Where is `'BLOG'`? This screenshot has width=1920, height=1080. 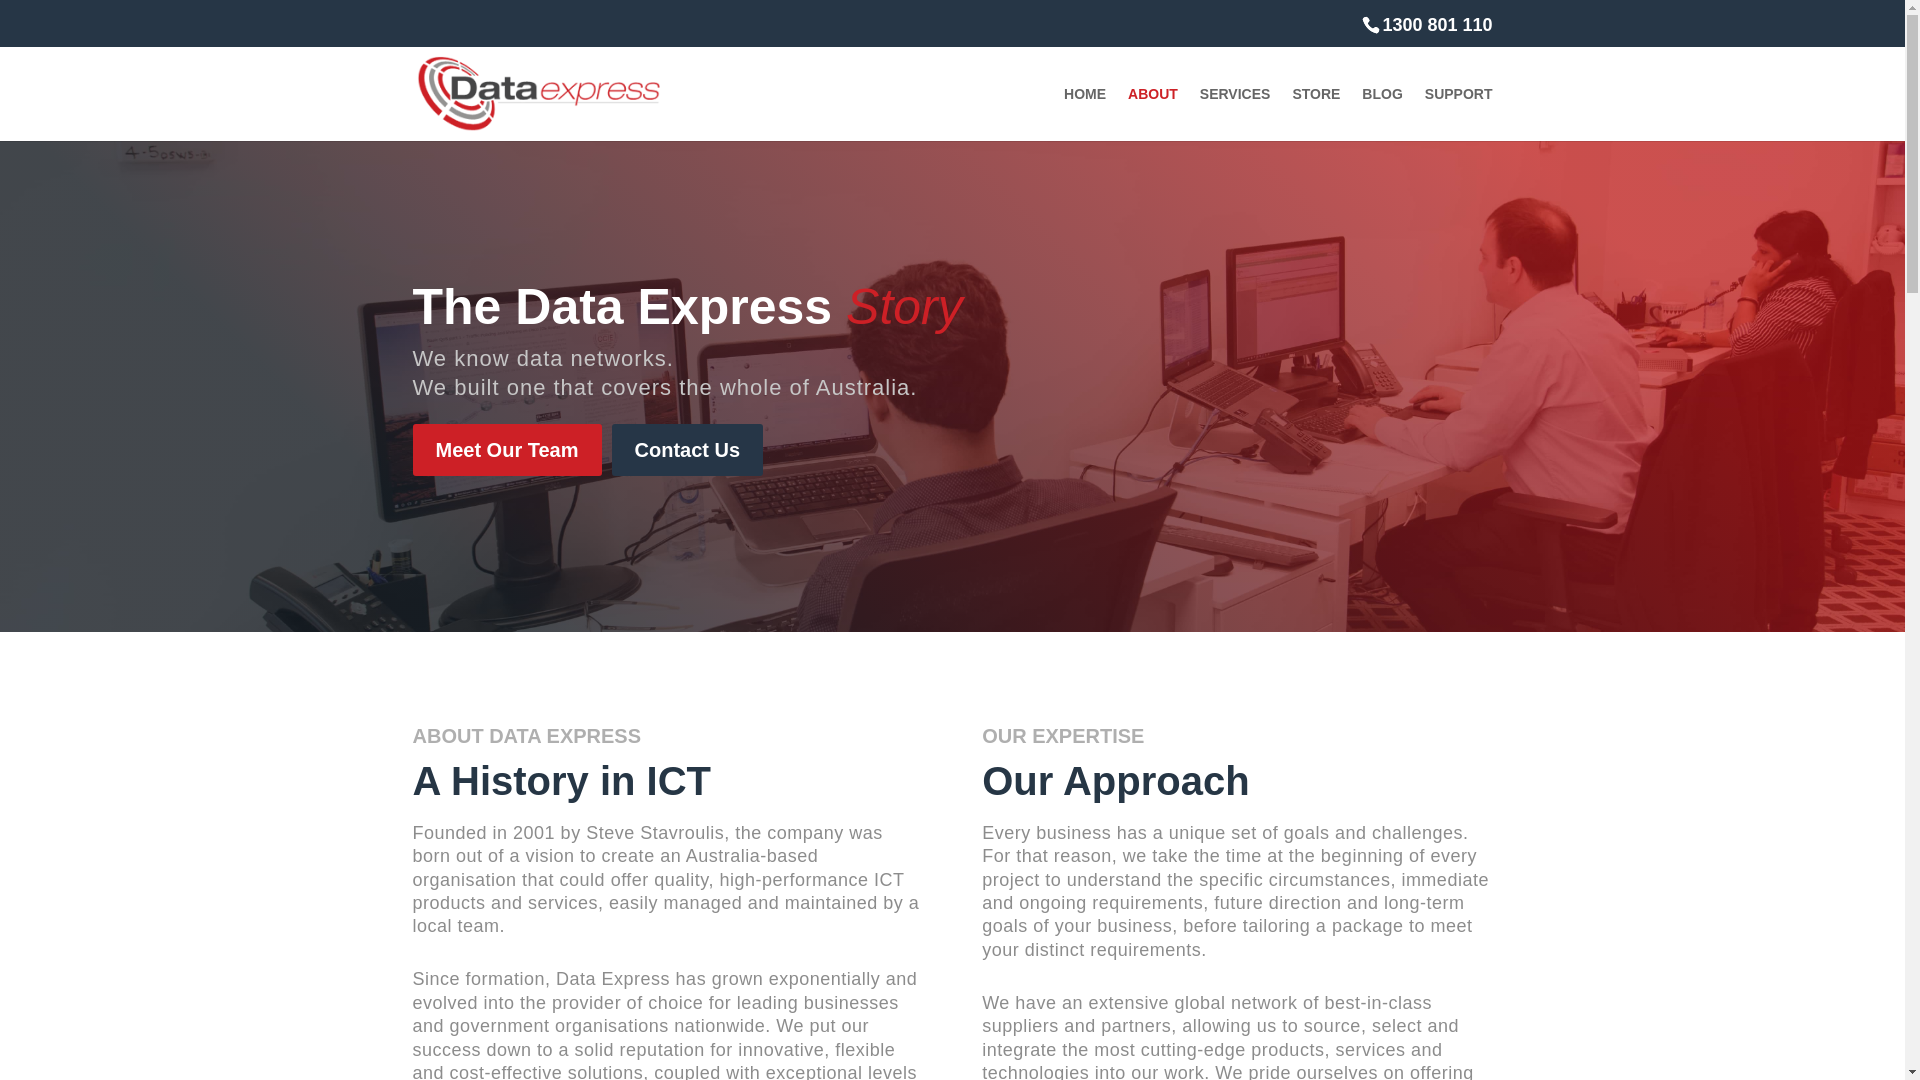
'BLOG' is located at coordinates (1381, 114).